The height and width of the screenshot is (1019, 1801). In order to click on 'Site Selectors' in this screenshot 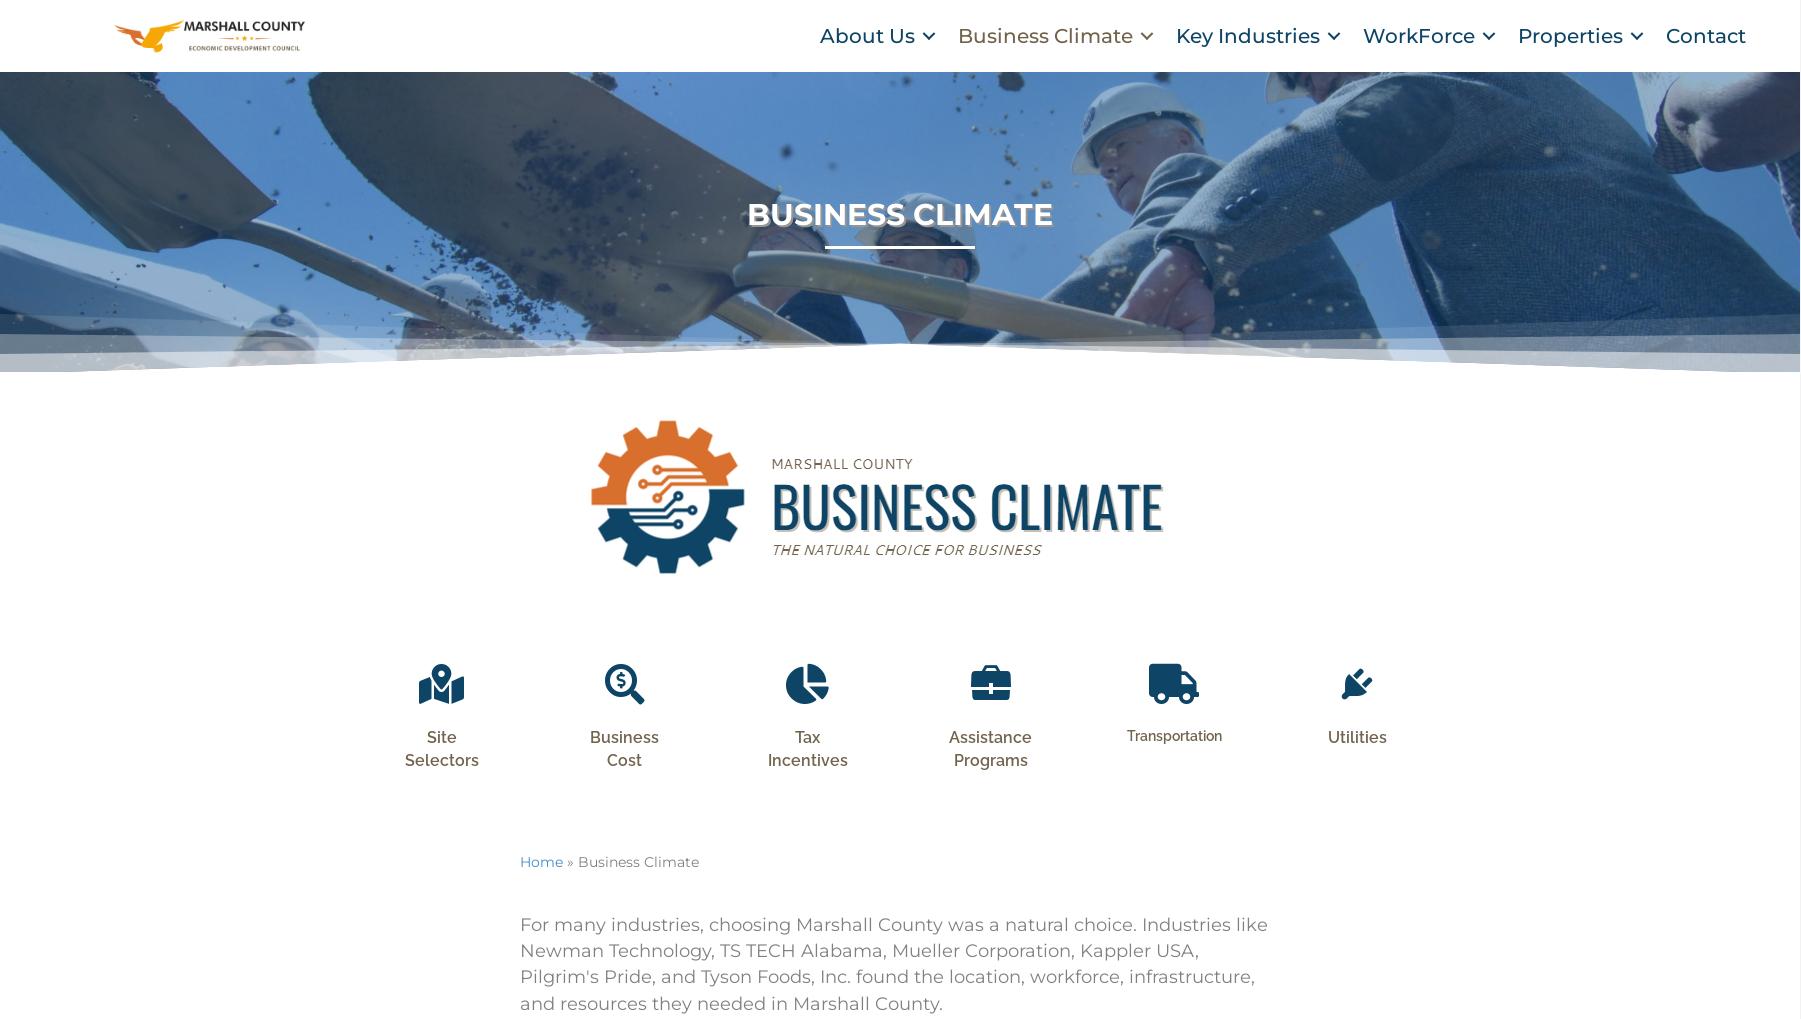, I will do `click(440, 773)`.